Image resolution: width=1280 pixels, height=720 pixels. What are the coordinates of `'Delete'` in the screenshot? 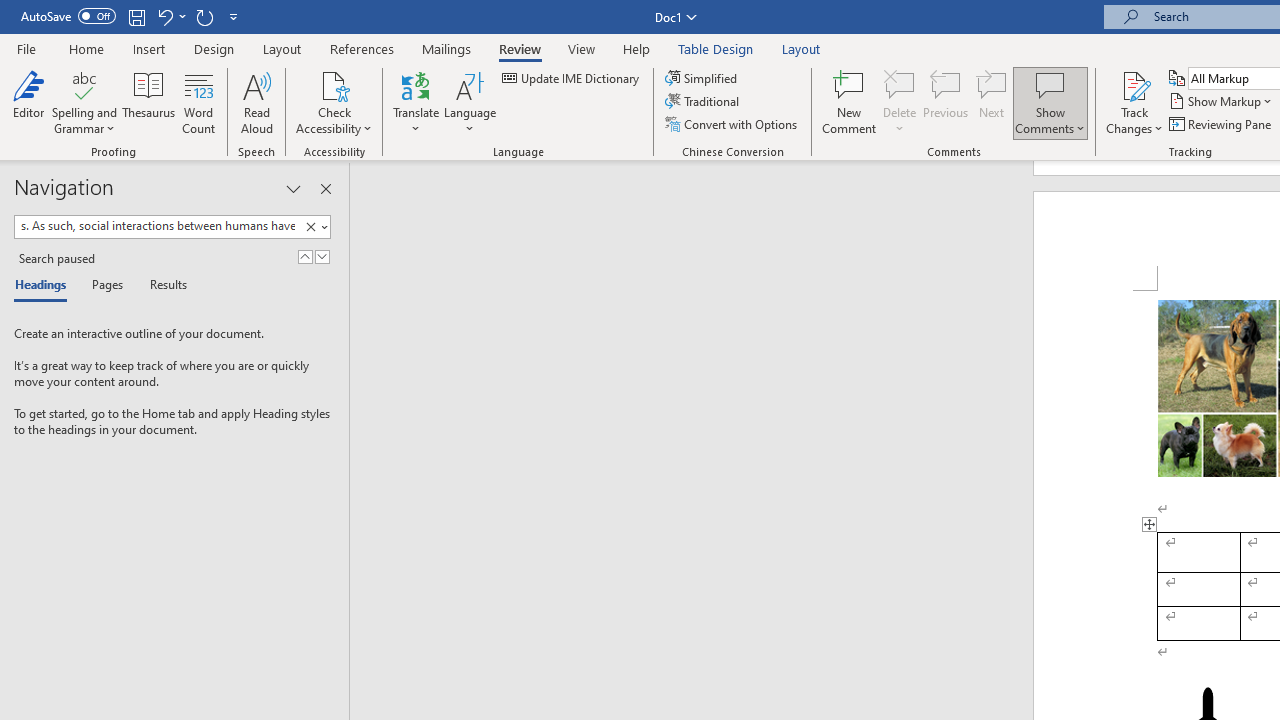 It's located at (899, 84).